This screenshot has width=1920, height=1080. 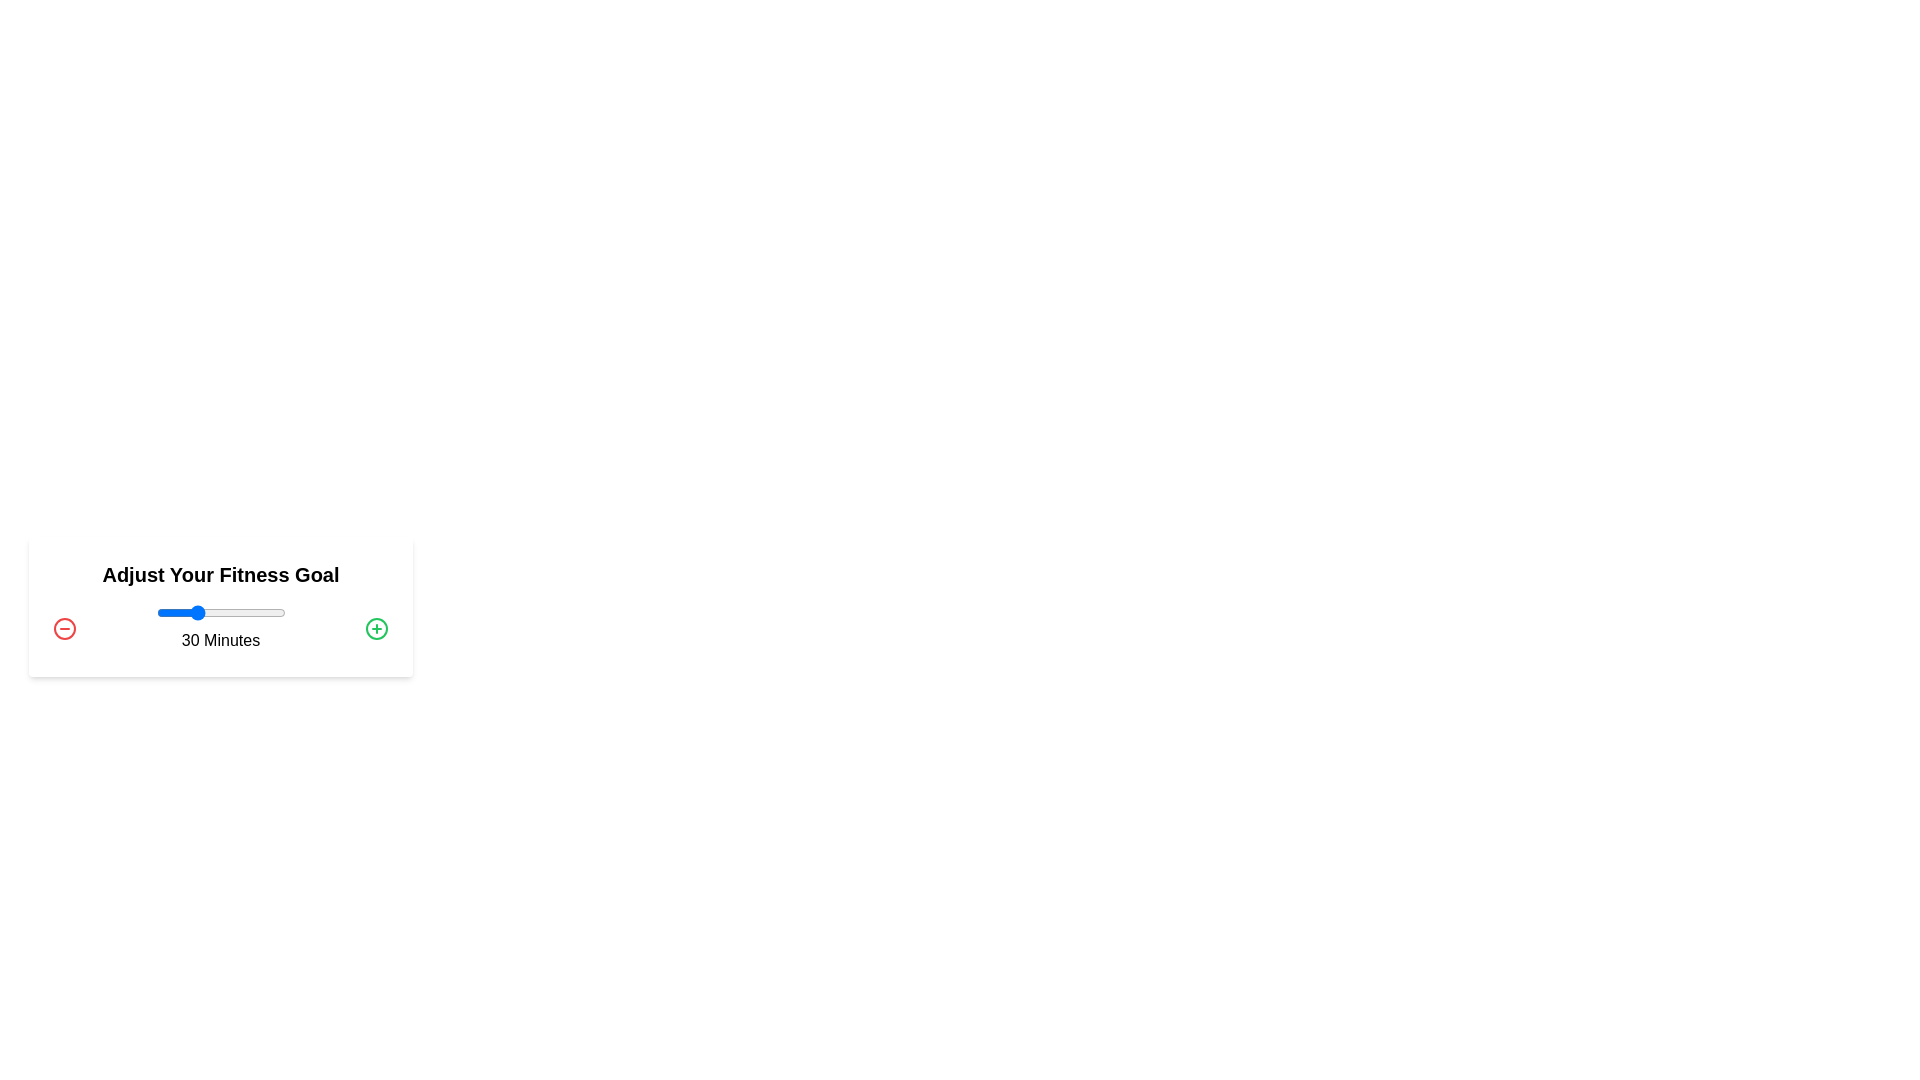 What do you see at coordinates (220, 640) in the screenshot?
I see `the text label displaying the currently selected duration of '30 Minutes' located below the slider in the 'Adjust Your Fitness Goal' section` at bounding box center [220, 640].